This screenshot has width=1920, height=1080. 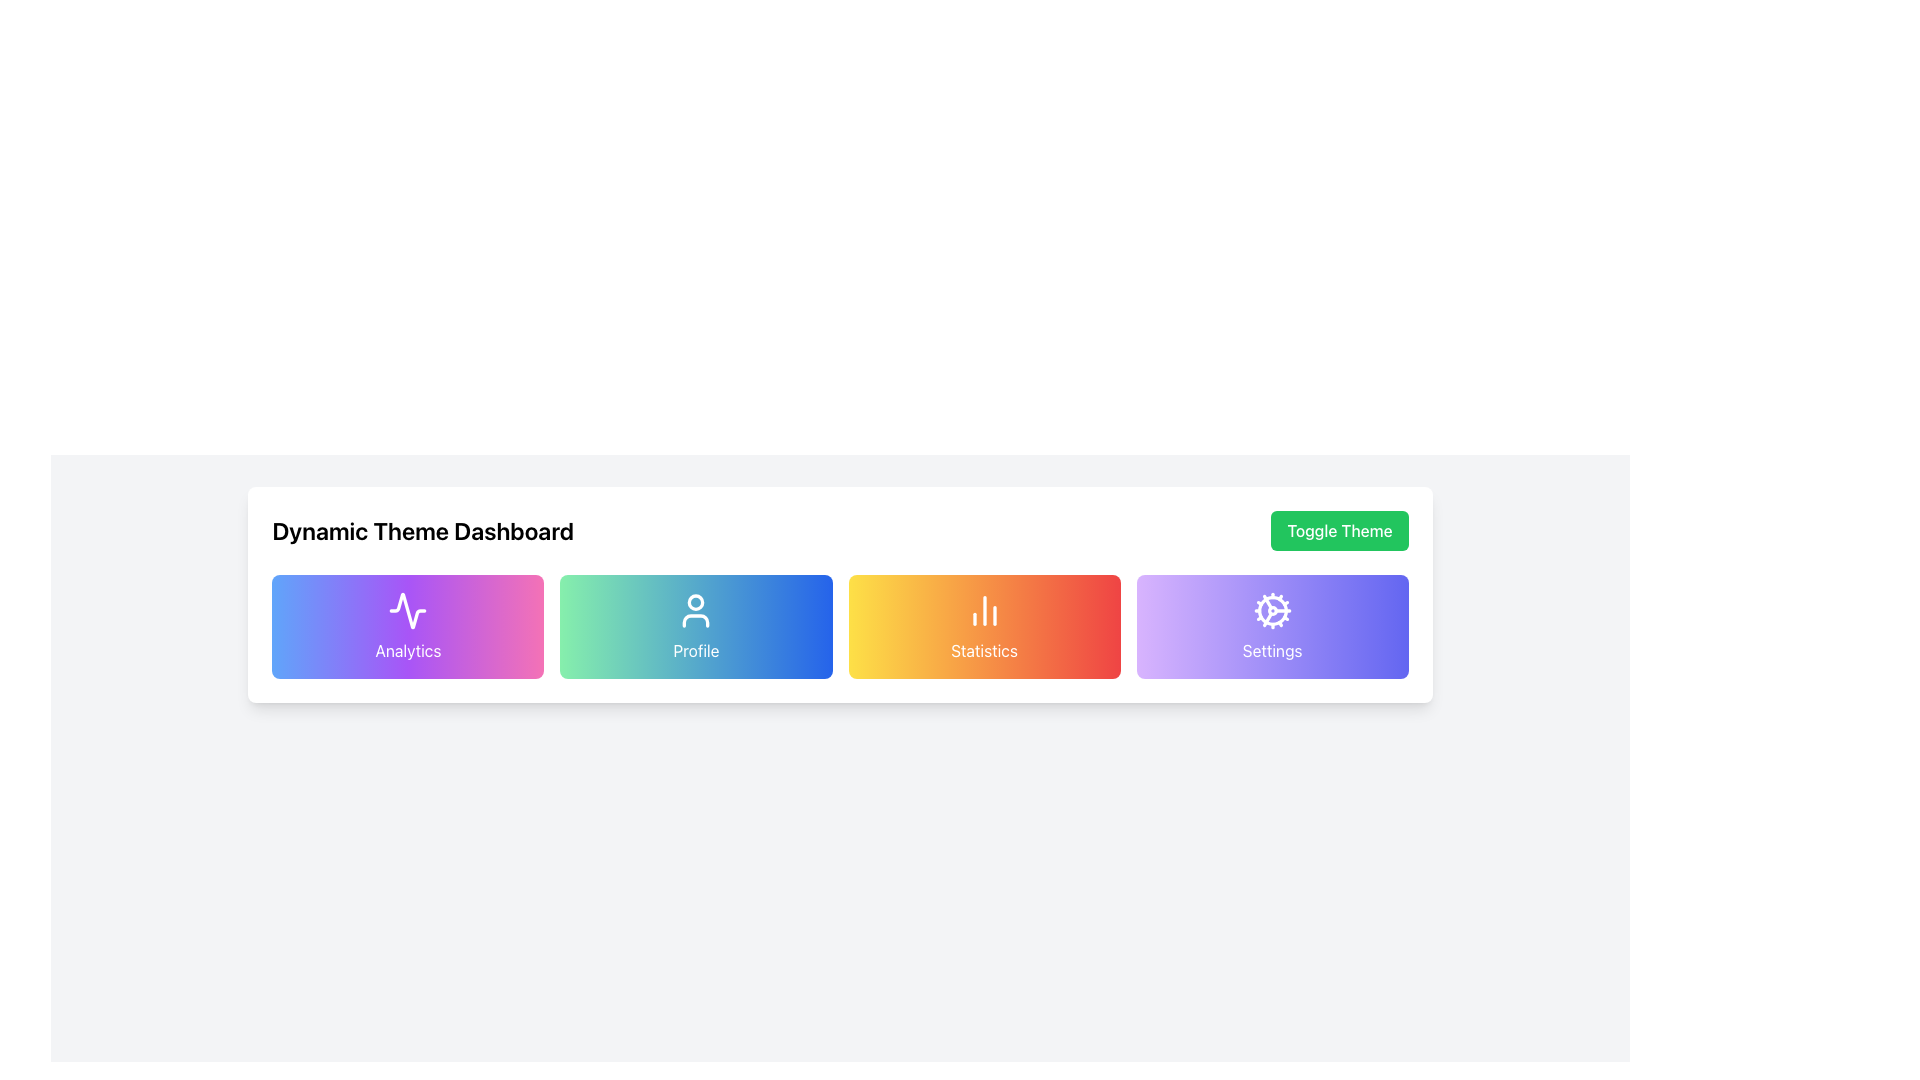 What do you see at coordinates (1271, 651) in the screenshot?
I see `'Settings' text label located at the bottom of the 'Settings' card in the Dynamic Theme Dashboard interface` at bounding box center [1271, 651].